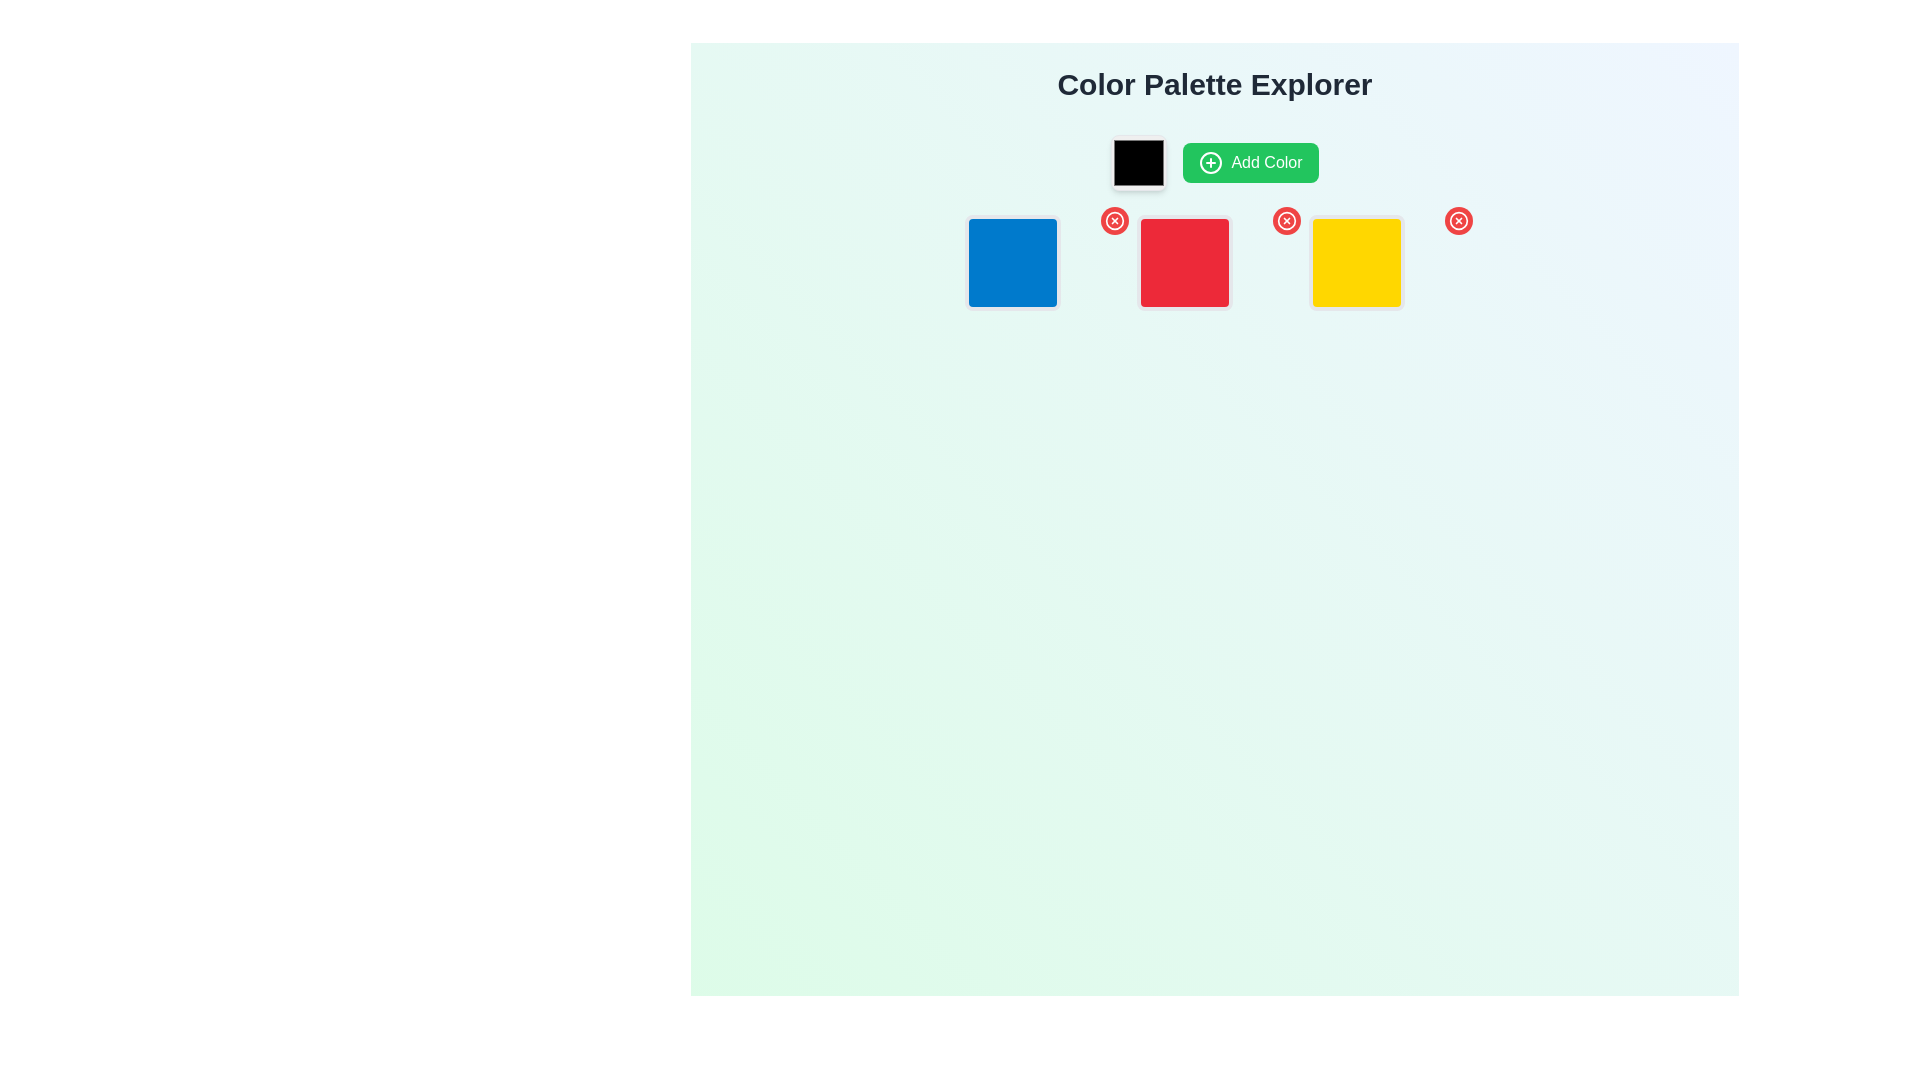 The height and width of the screenshot is (1080, 1920). What do you see at coordinates (1213, 83) in the screenshot?
I see `the header element displaying the text 'Color Palette Explorer', which is styled in a large, bold font and positioned at the top center of the interface` at bounding box center [1213, 83].